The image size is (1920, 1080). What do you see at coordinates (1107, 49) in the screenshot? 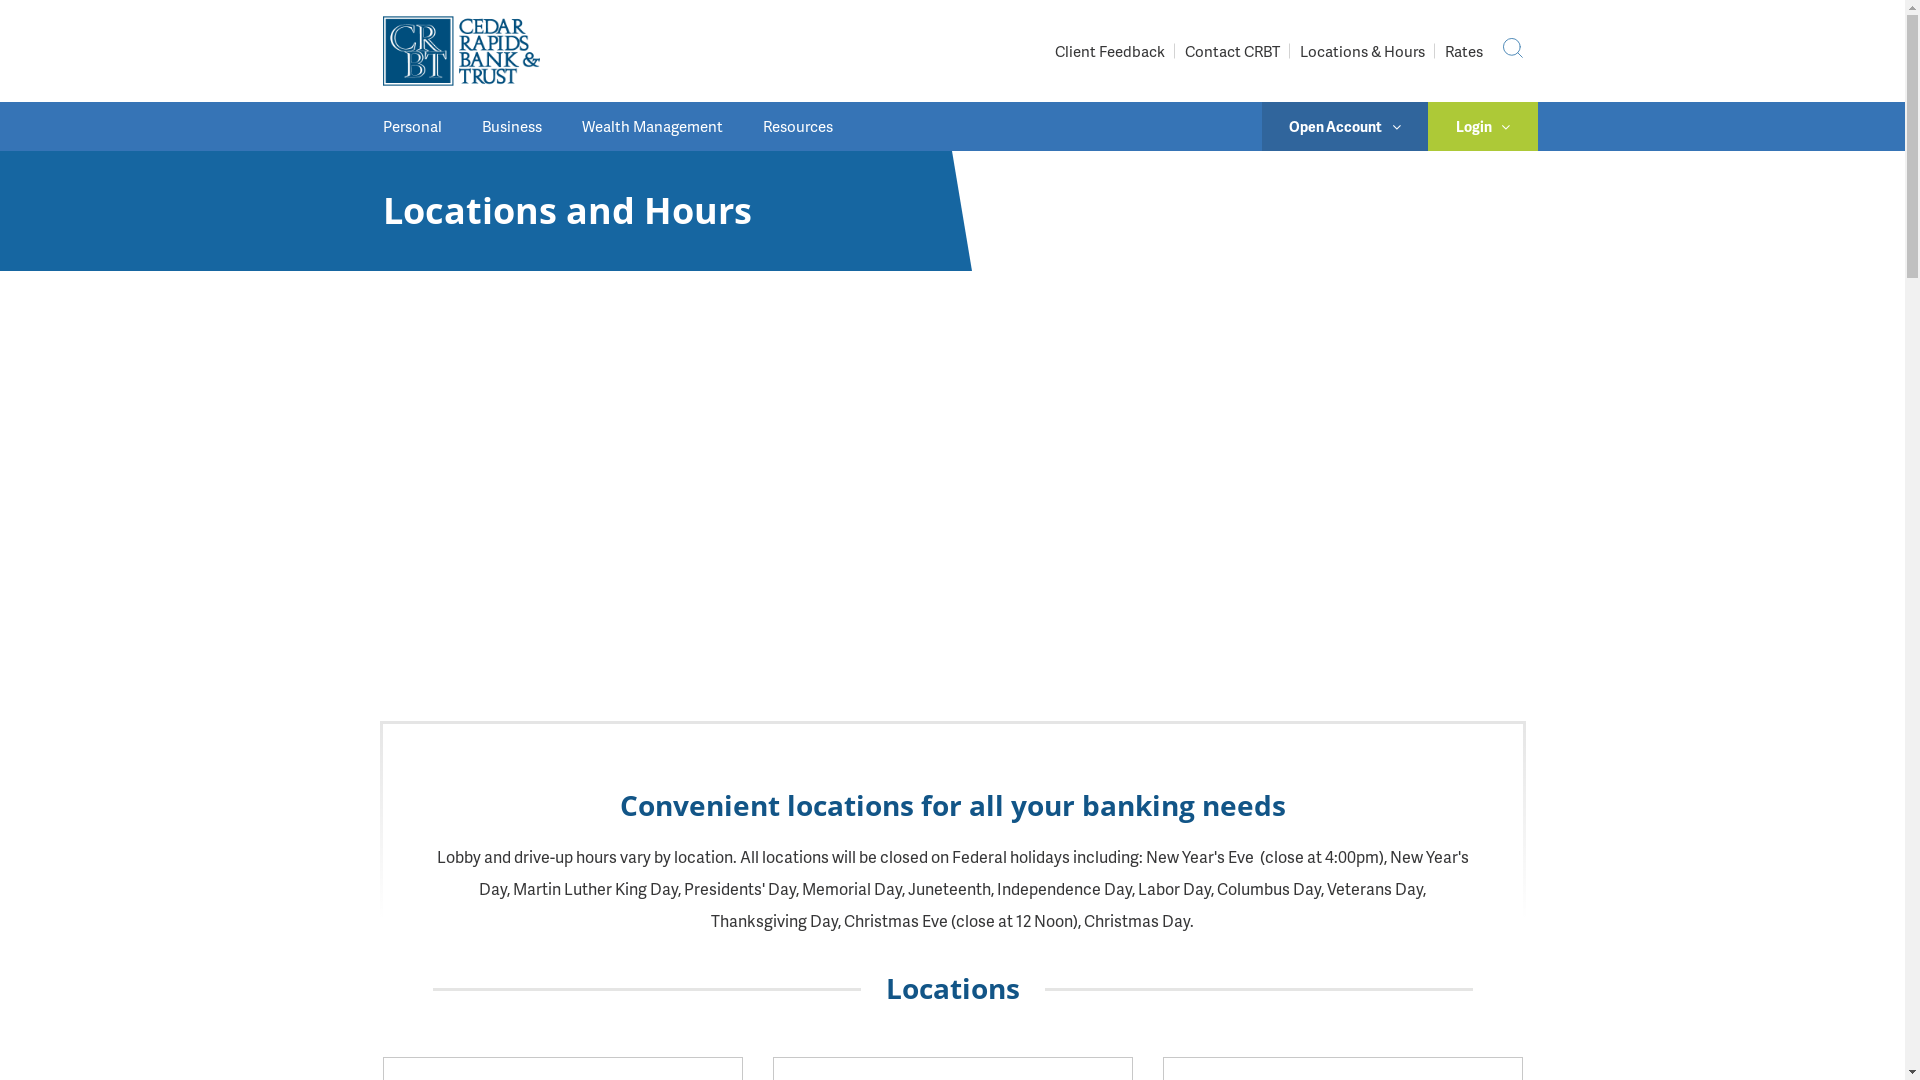
I see `'Client Feedback'` at bounding box center [1107, 49].